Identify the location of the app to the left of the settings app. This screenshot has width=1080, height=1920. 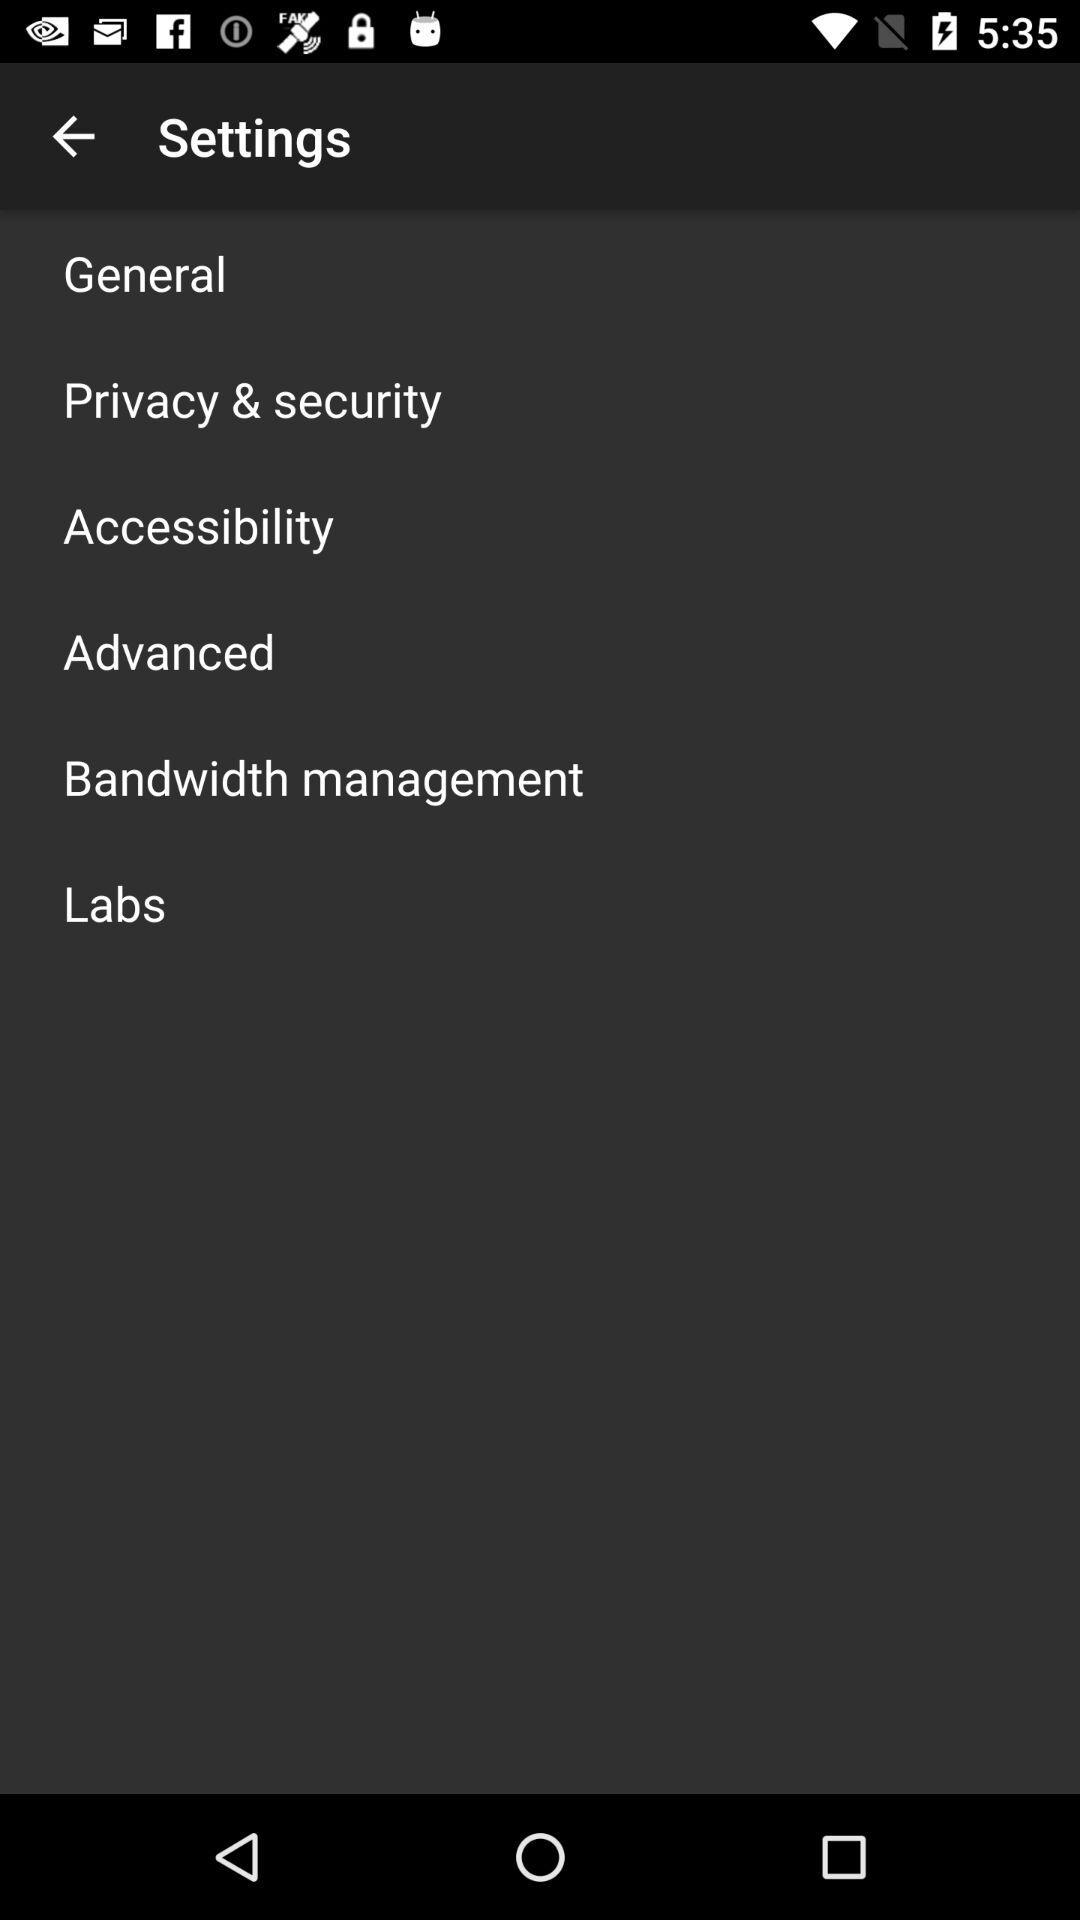
(72, 135).